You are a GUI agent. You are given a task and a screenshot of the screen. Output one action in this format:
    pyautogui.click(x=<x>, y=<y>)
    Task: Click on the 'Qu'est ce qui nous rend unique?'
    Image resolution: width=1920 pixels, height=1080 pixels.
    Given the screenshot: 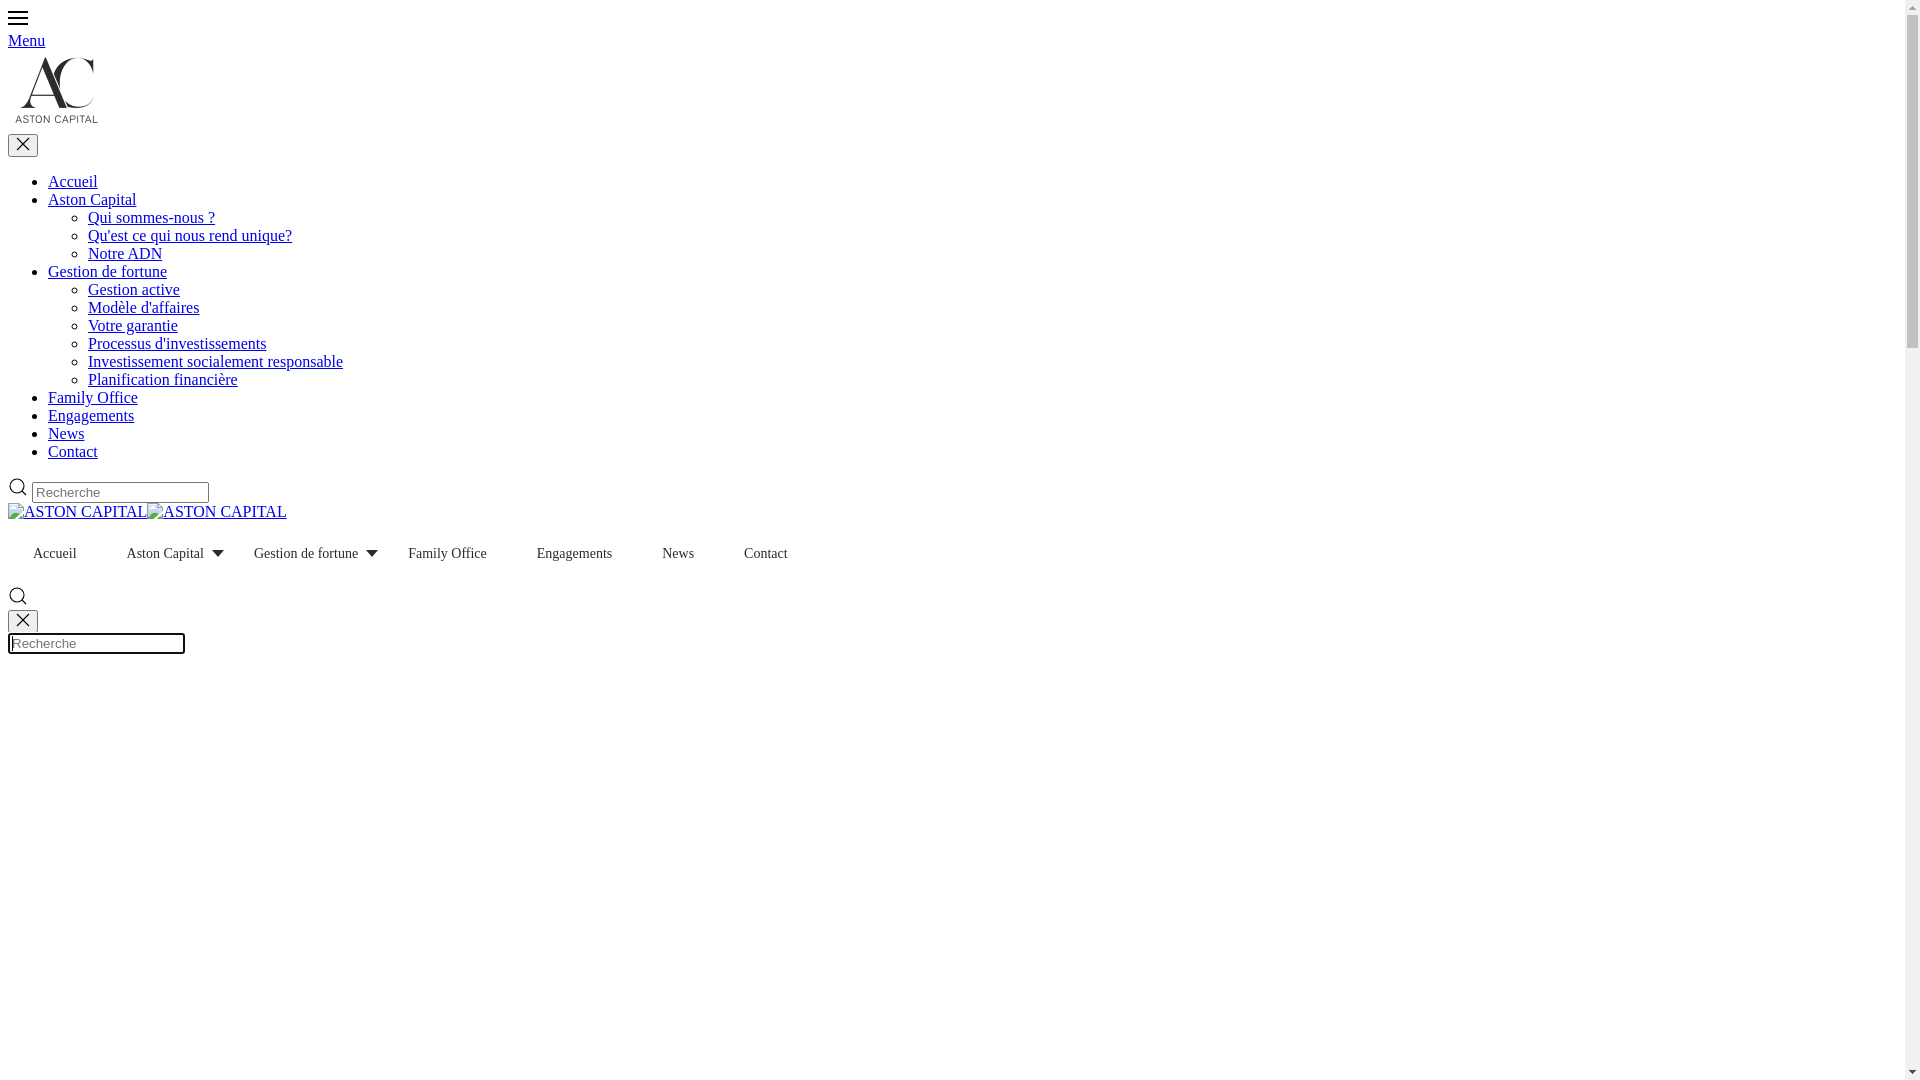 What is the action you would take?
    pyautogui.click(x=190, y=234)
    